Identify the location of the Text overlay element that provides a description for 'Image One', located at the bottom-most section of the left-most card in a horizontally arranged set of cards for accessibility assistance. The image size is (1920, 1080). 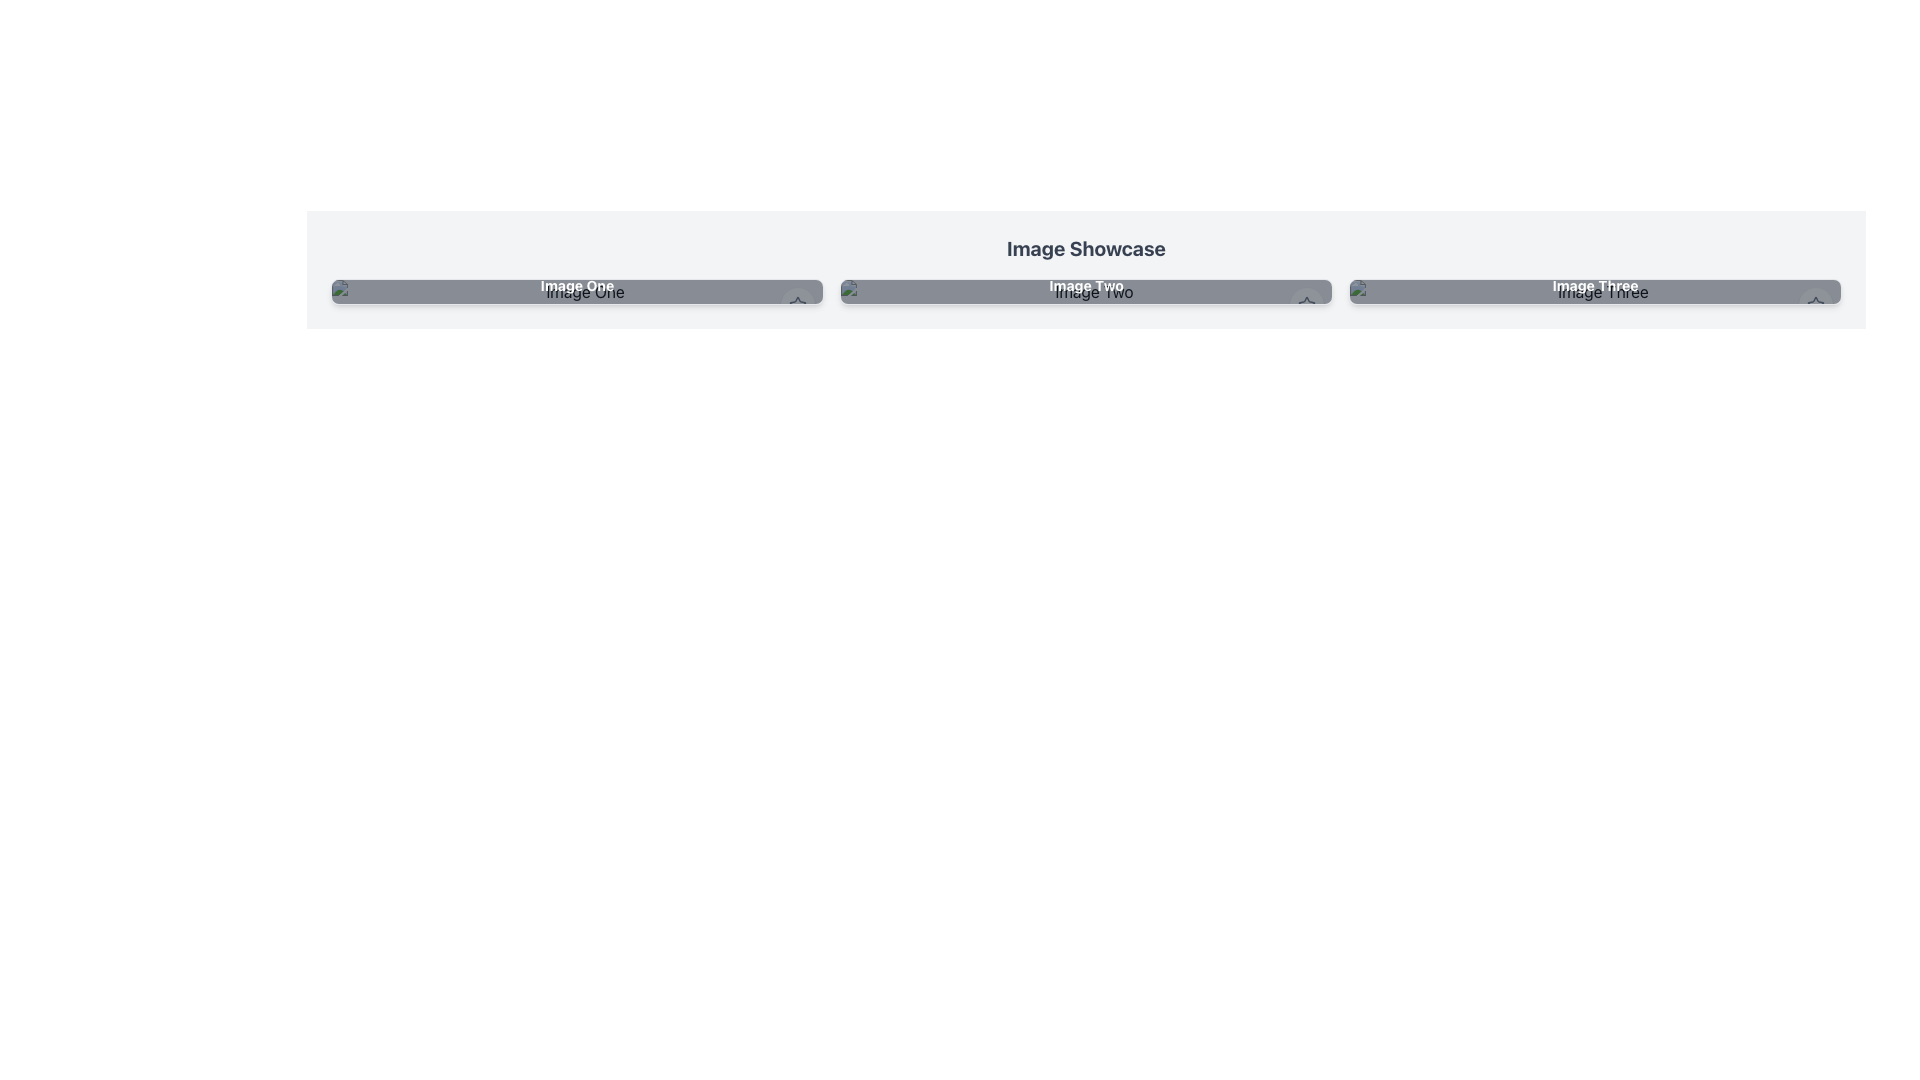
(576, 285).